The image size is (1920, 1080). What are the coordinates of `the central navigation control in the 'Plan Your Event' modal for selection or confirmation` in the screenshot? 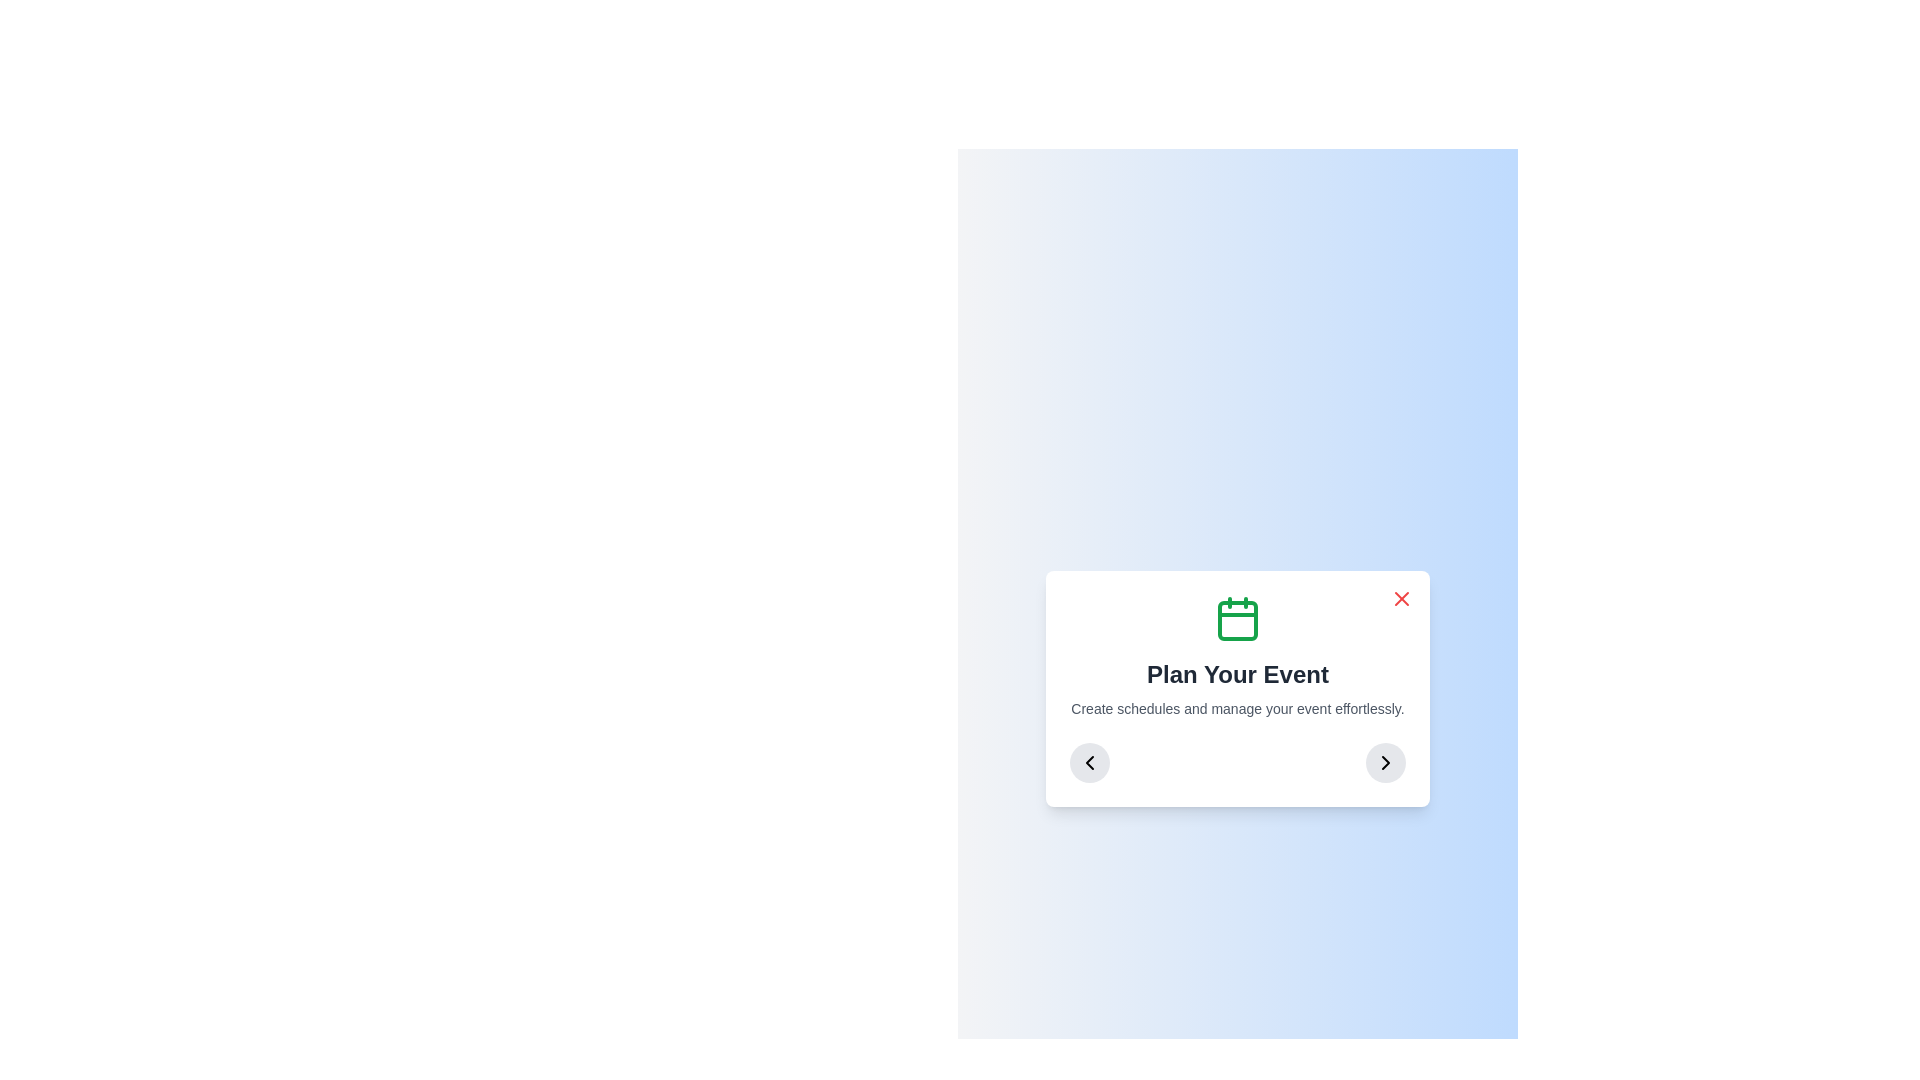 It's located at (1237, 763).